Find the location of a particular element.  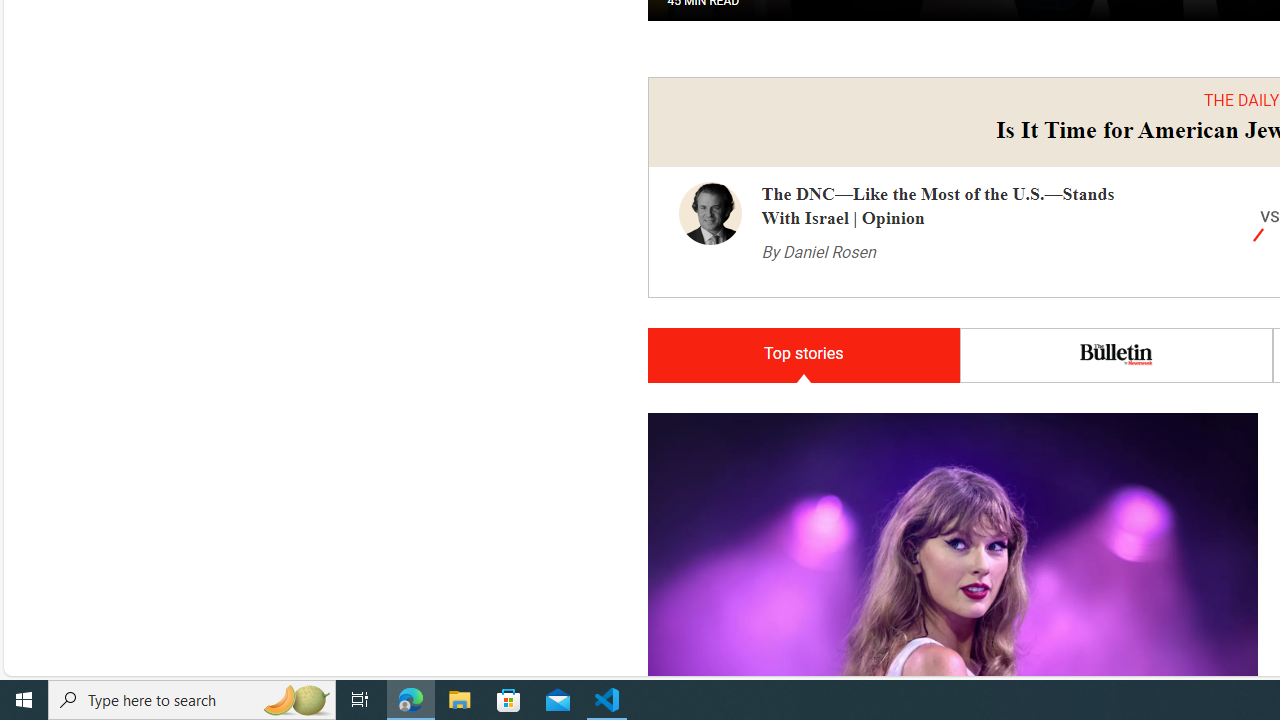

'Microsoft Store' is located at coordinates (509, 698).